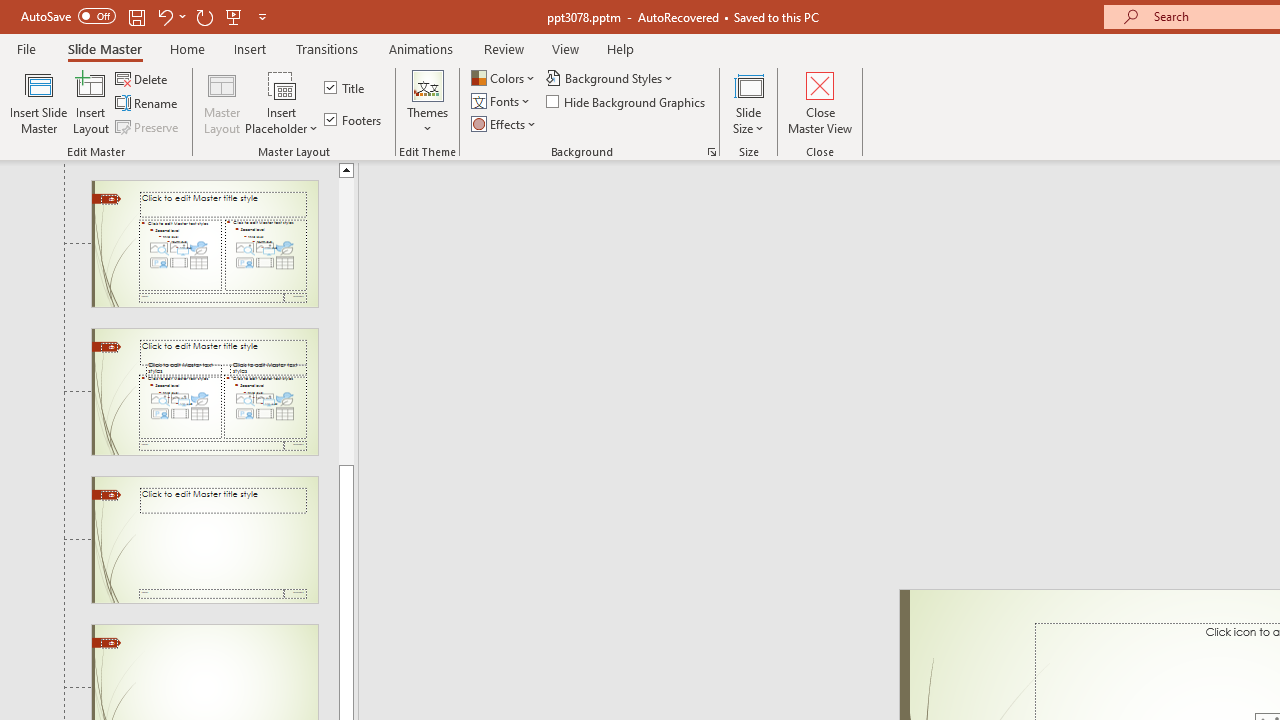 Image resolution: width=1280 pixels, height=720 pixels. Describe the element at coordinates (90, 103) in the screenshot. I see `'Insert Layout'` at that location.